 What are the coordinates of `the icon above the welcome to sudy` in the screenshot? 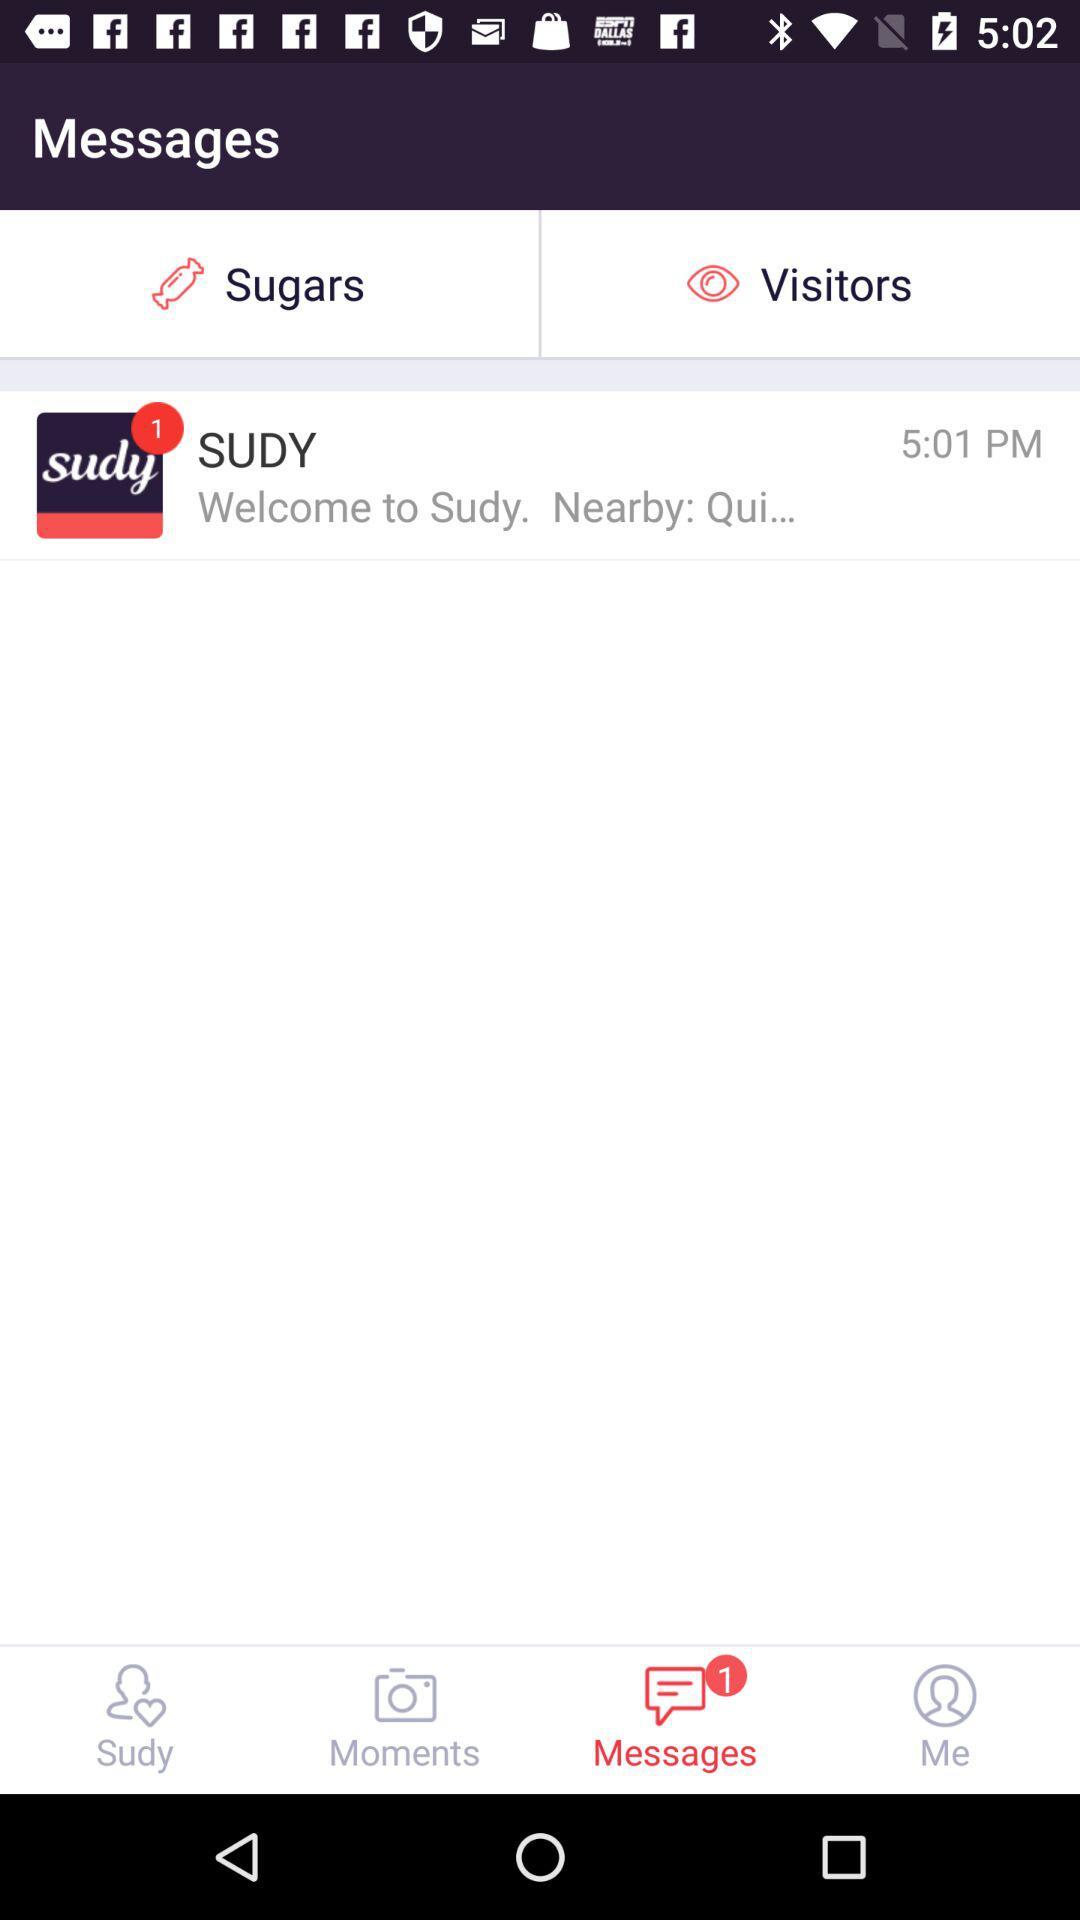 It's located at (882, 441).